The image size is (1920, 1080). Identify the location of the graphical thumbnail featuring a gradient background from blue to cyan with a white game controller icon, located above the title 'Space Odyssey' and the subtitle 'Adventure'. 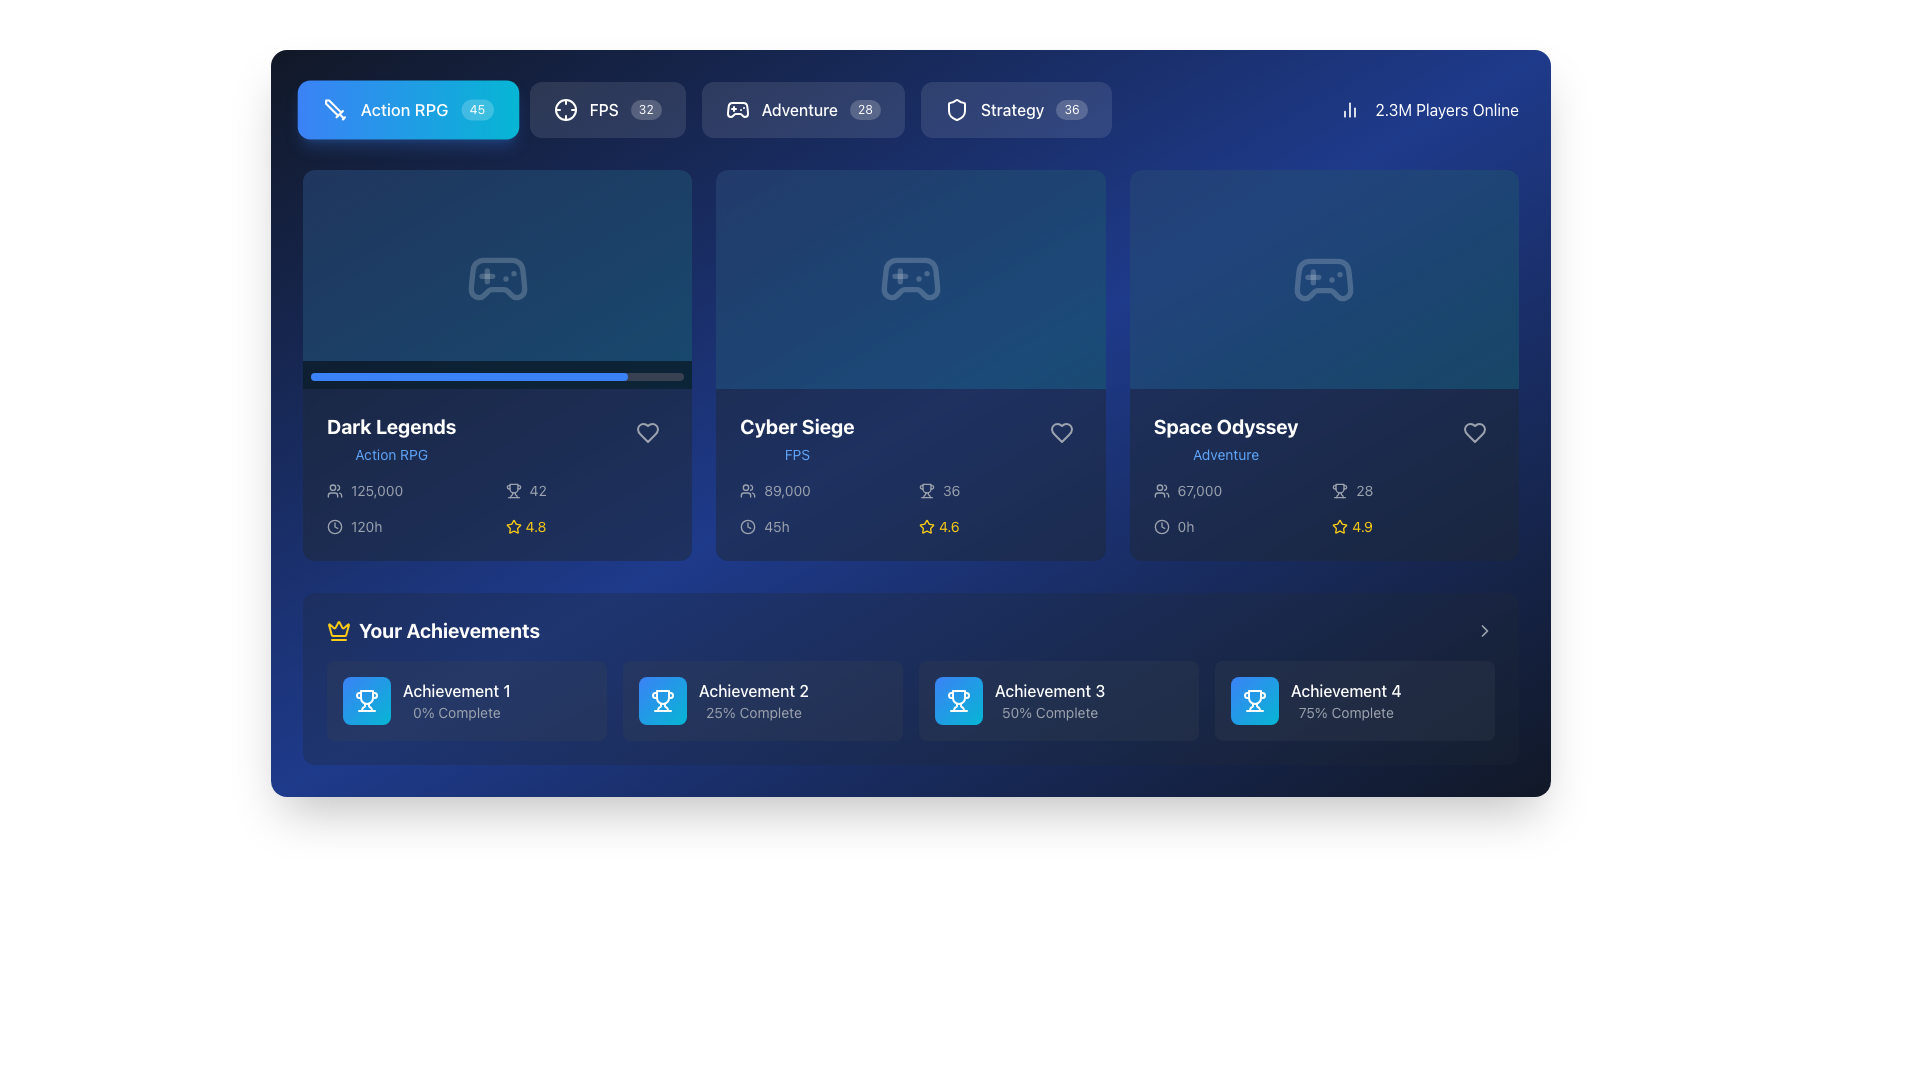
(1324, 279).